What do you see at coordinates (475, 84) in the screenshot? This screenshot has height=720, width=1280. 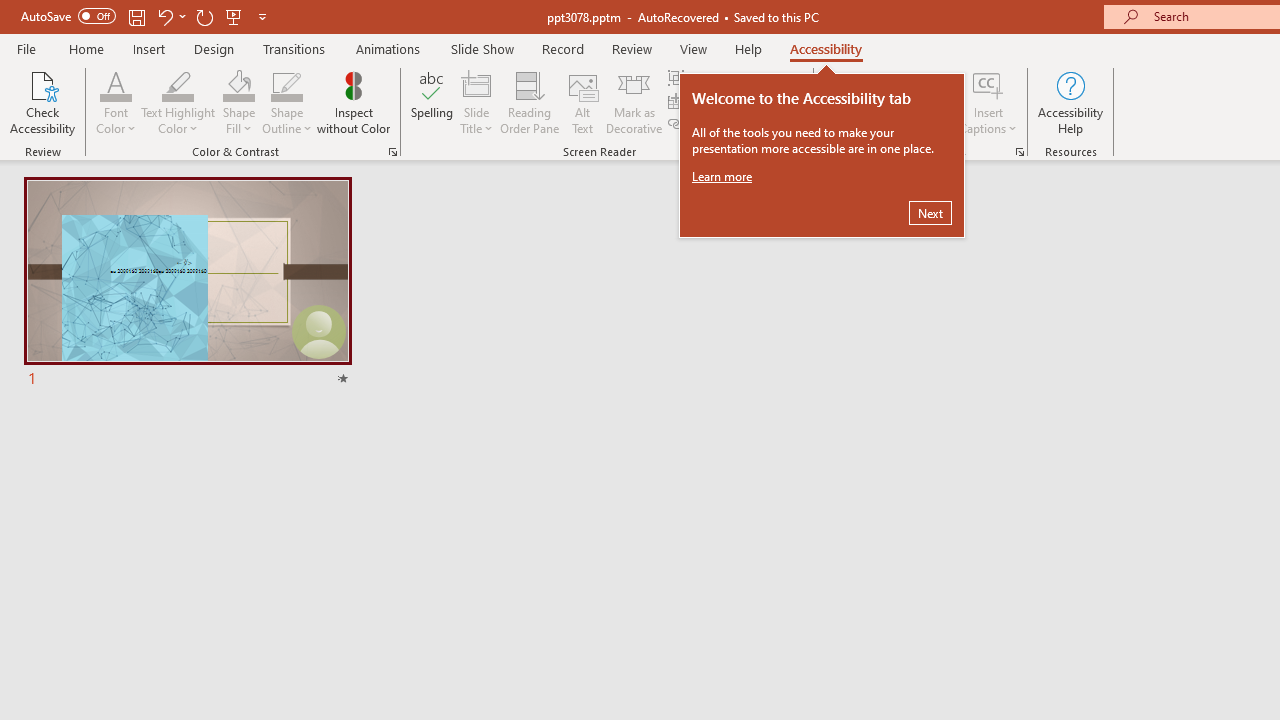 I see `'Slide Title'` at bounding box center [475, 84].